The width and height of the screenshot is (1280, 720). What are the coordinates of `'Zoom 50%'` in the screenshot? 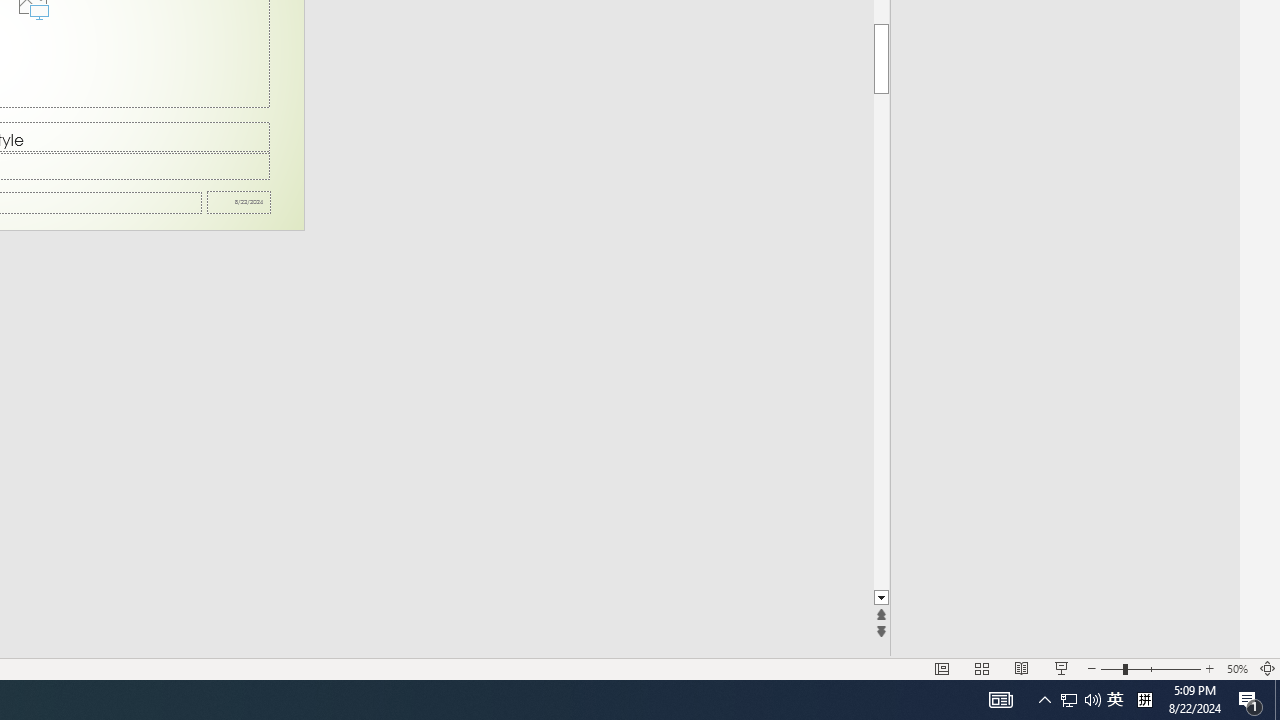 It's located at (1236, 669).